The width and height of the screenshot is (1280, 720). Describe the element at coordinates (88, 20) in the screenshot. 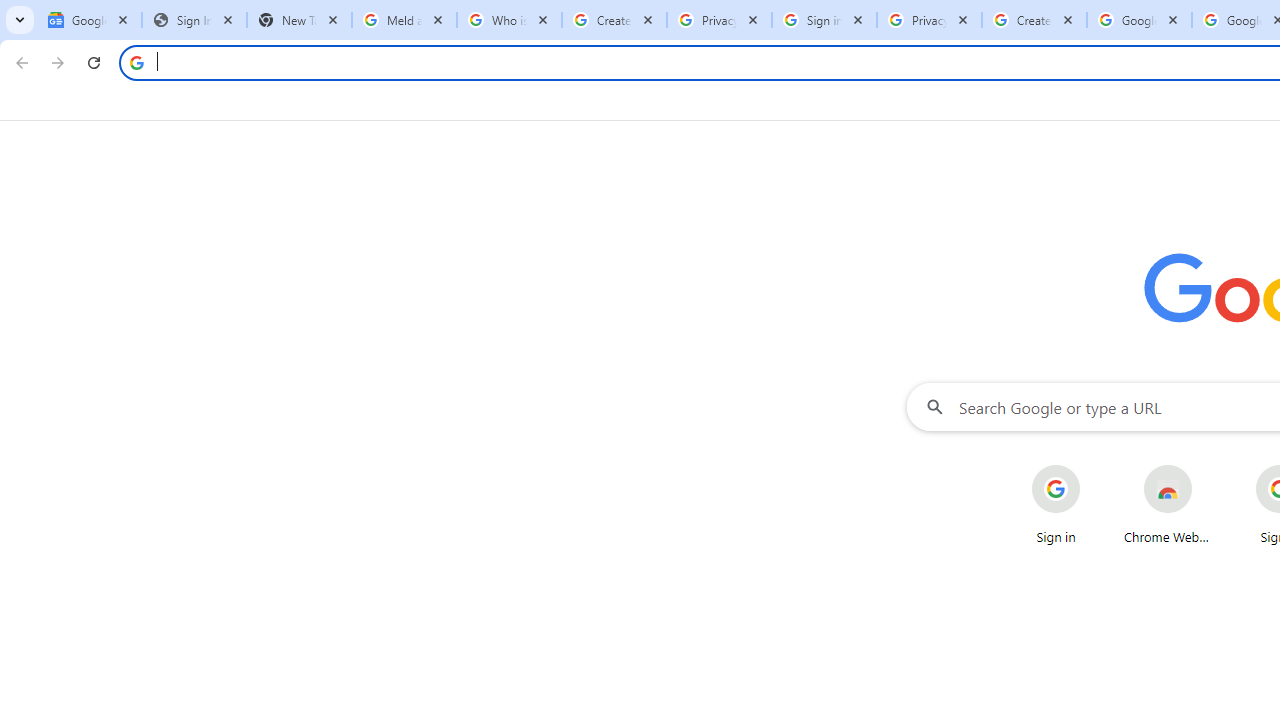

I see `'Google News'` at that location.